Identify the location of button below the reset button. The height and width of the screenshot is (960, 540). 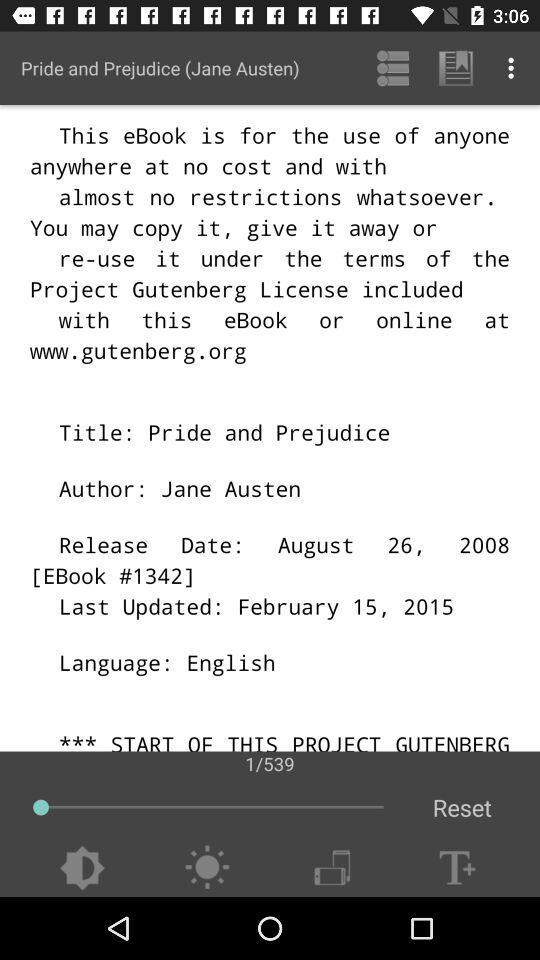
(457, 867).